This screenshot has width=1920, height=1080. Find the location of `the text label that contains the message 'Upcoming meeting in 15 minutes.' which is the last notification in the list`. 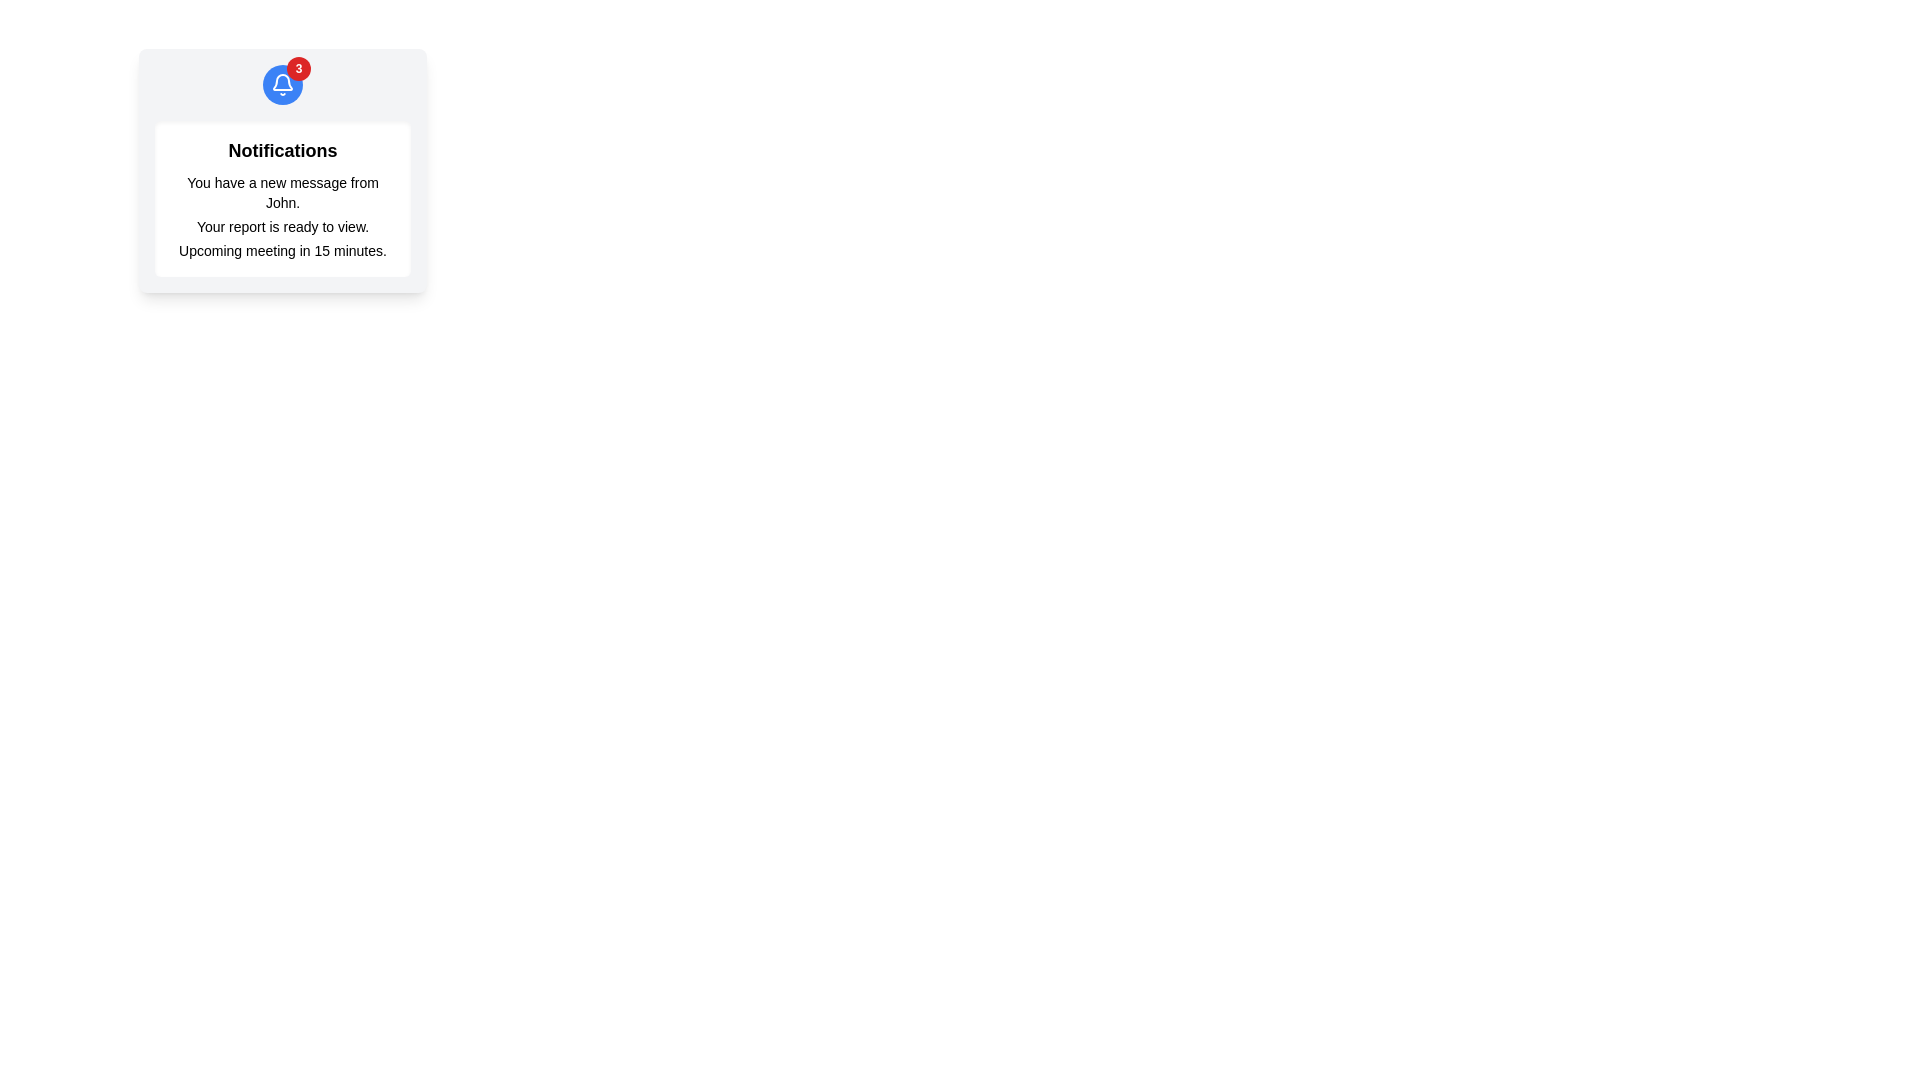

the text label that contains the message 'Upcoming meeting in 15 minutes.' which is the last notification in the list is located at coordinates (282, 249).